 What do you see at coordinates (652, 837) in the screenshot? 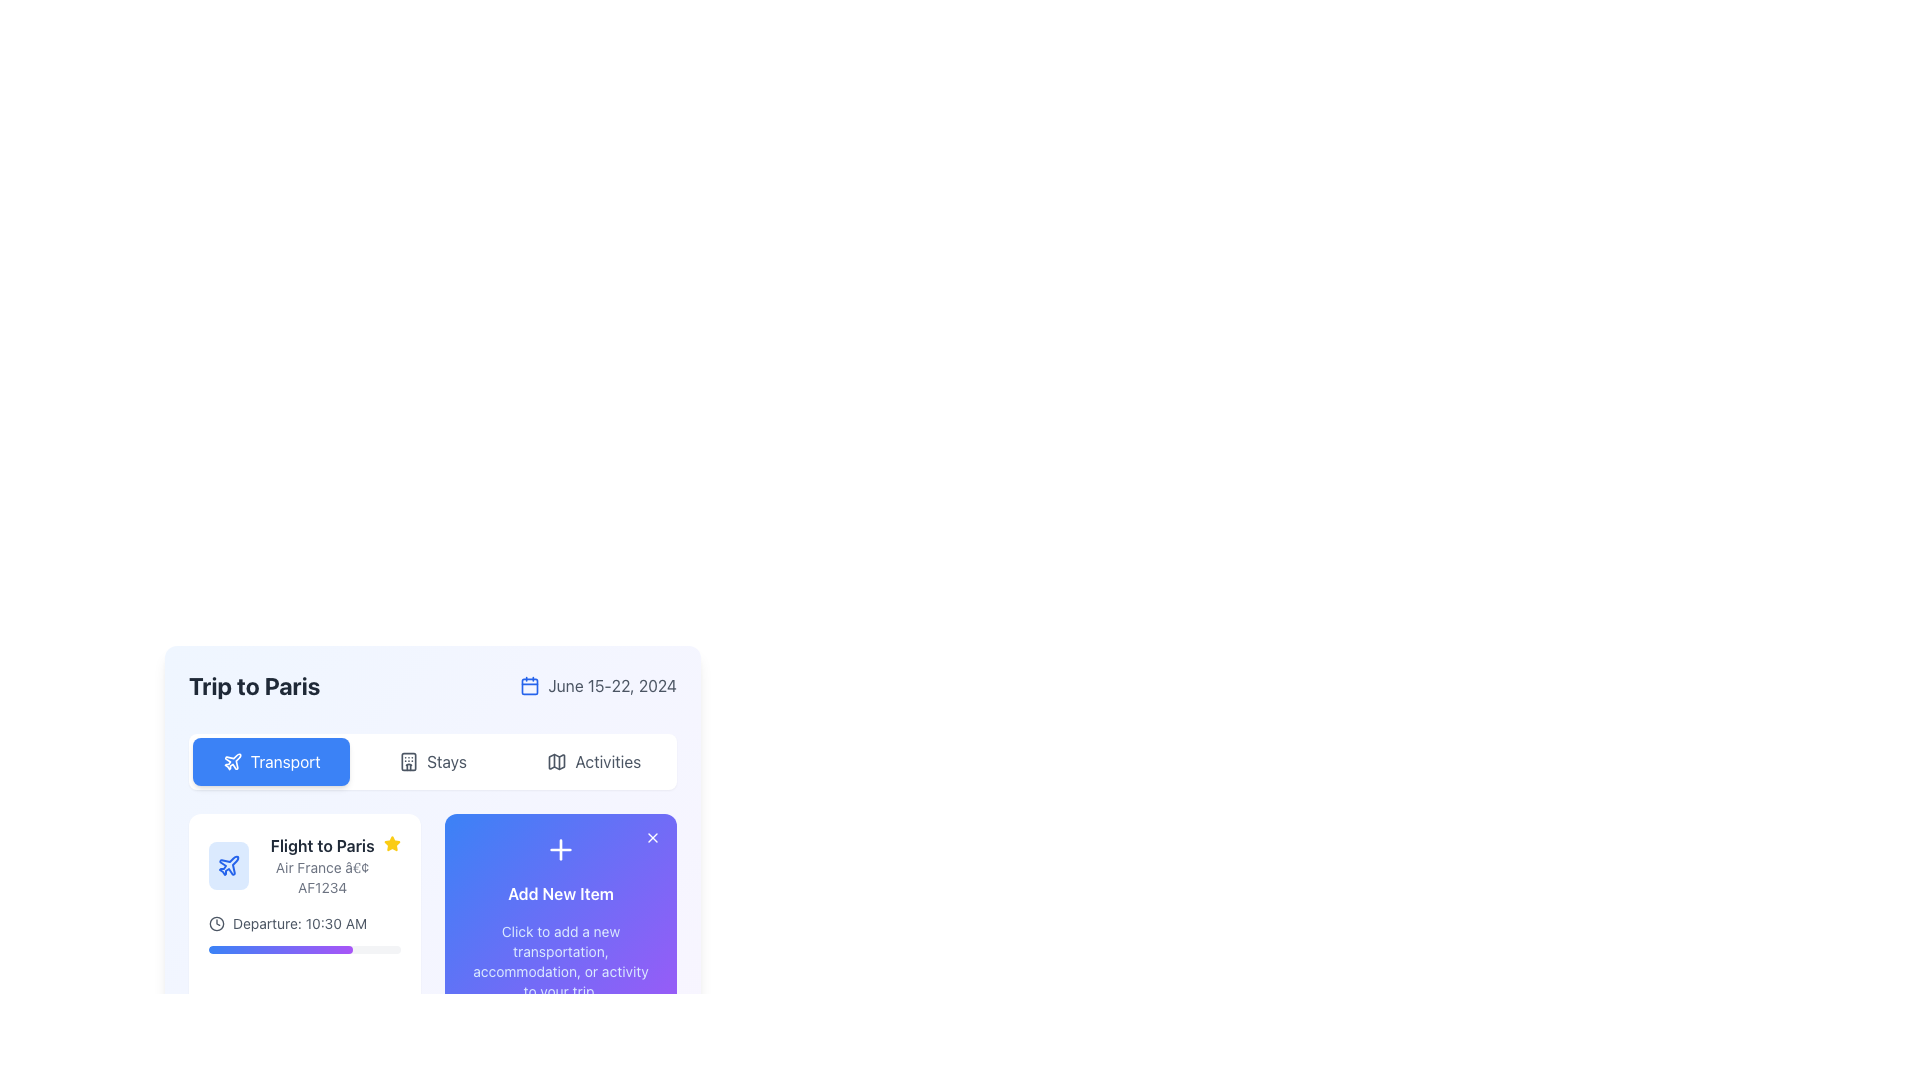
I see `the close or delete icon button located at the top-right corner of the 'Add New Item' rectangular purple gradient box` at bounding box center [652, 837].